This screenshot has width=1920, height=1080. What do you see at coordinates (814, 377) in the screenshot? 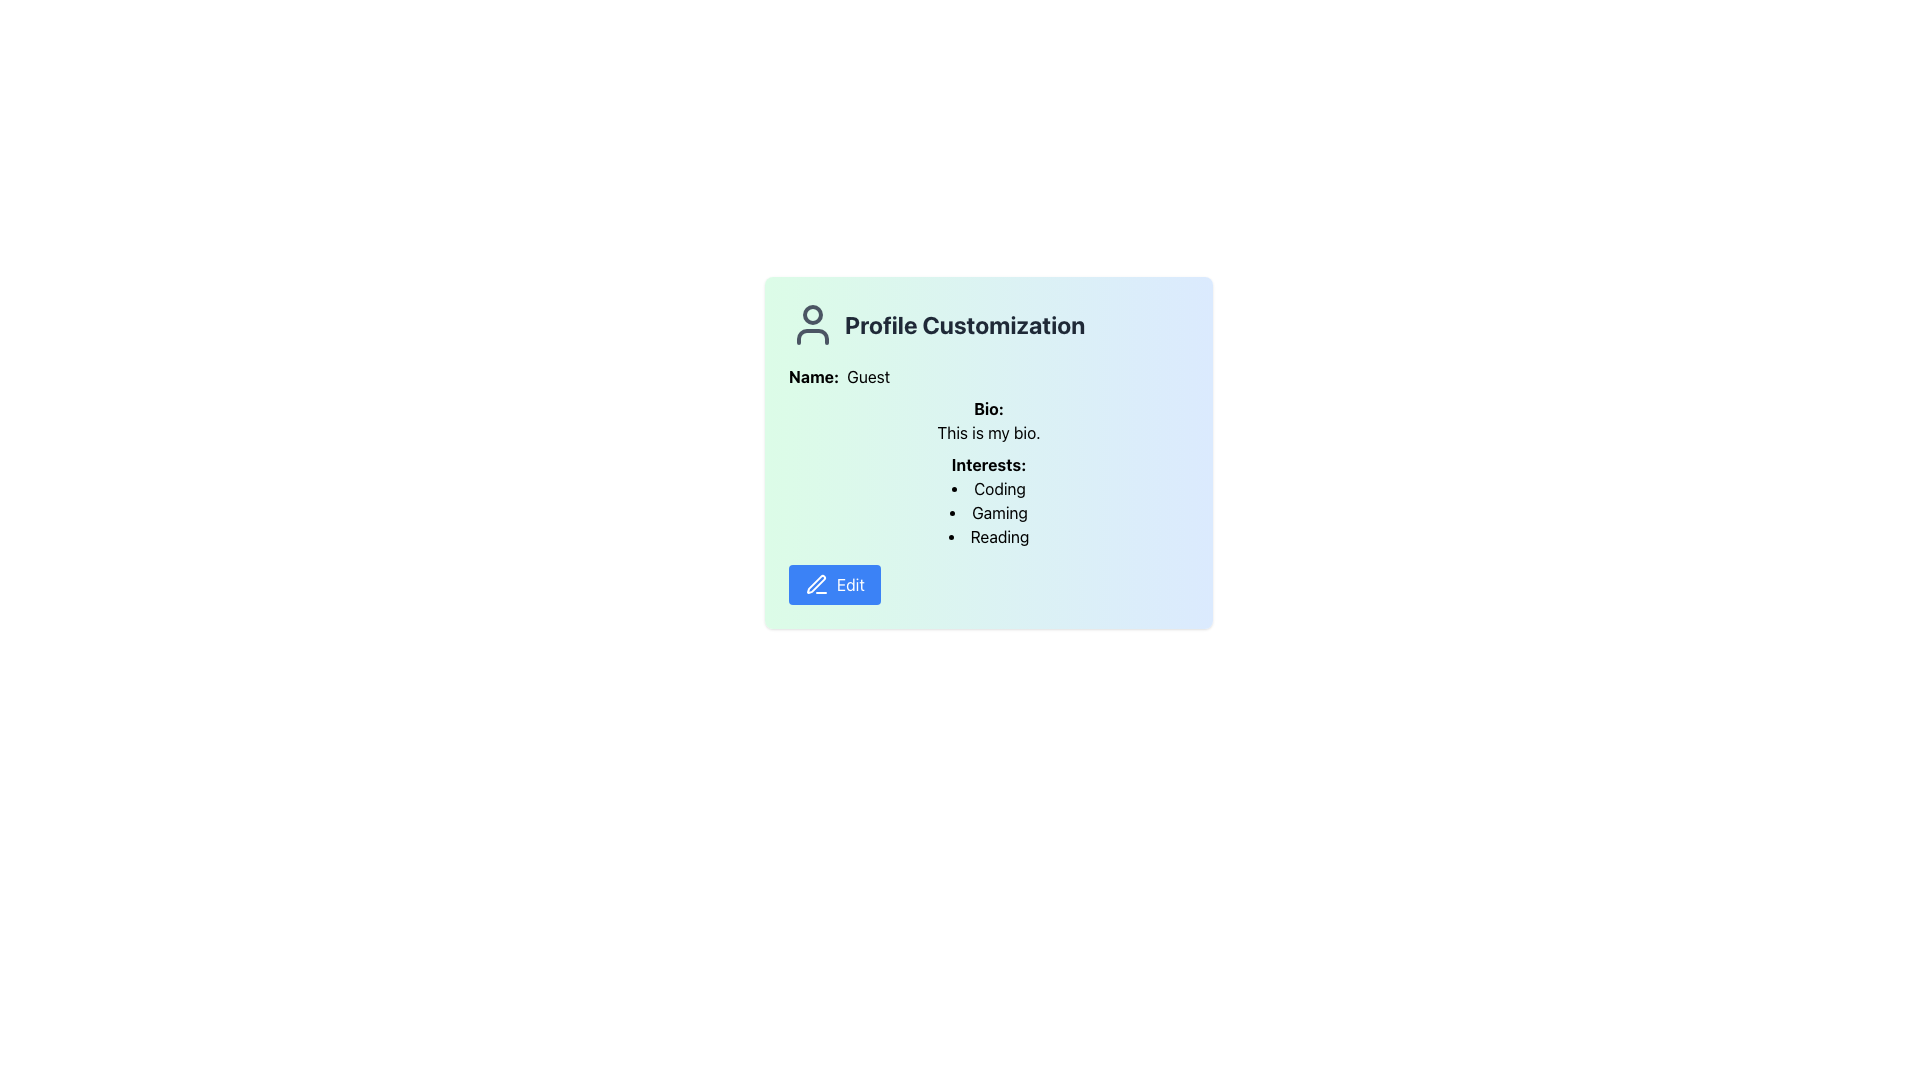
I see `text label styled as 'Name:' located in the top-left area of the 'Profile Customization' card, directly to the left of the text 'Guest'` at bounding box center [814, 377].